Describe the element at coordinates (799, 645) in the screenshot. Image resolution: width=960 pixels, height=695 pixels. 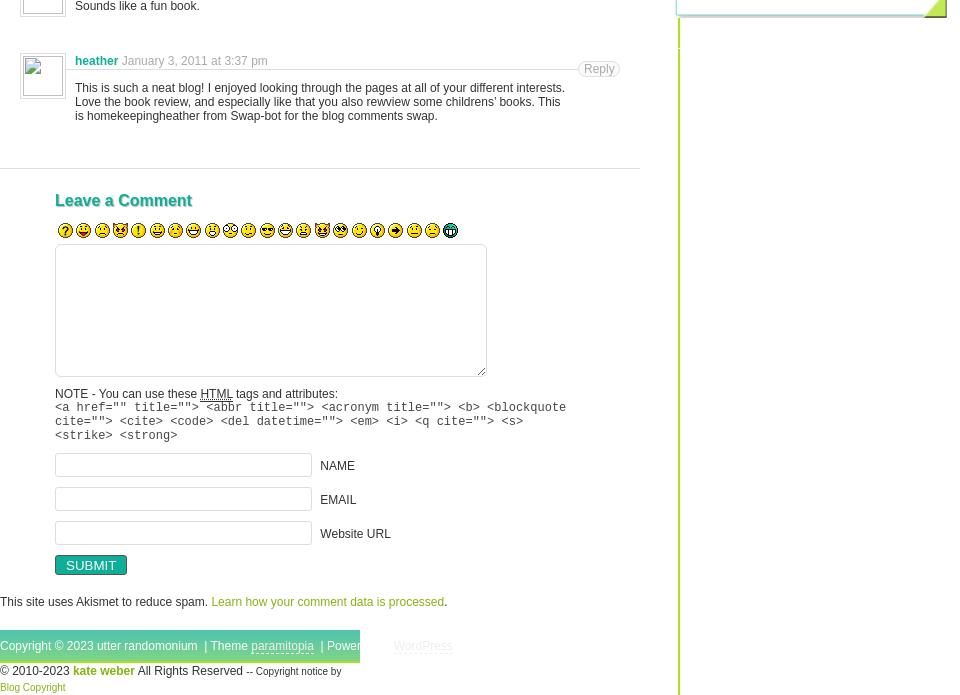
I see `'Top'` at that location.